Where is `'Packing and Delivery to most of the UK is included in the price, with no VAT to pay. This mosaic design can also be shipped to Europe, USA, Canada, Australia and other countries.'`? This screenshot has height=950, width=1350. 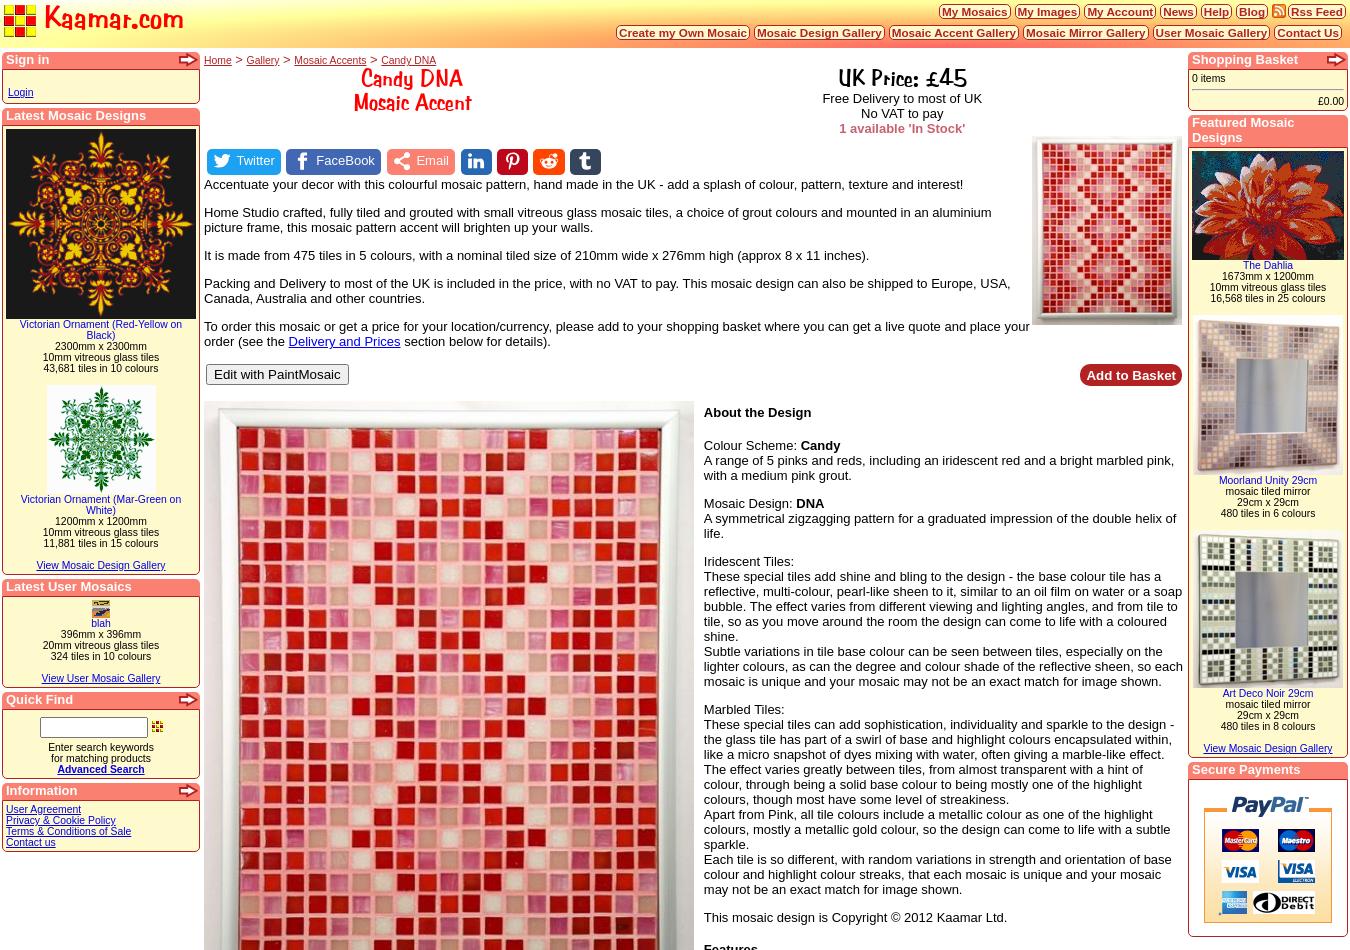 'Packing and Delivery to most of the UK is included in the price, with no VAT to pay. This mosaic design can also be shipped to Europe, USA, Canada, Australia and other countries.' is located at coordinates (606, 289).